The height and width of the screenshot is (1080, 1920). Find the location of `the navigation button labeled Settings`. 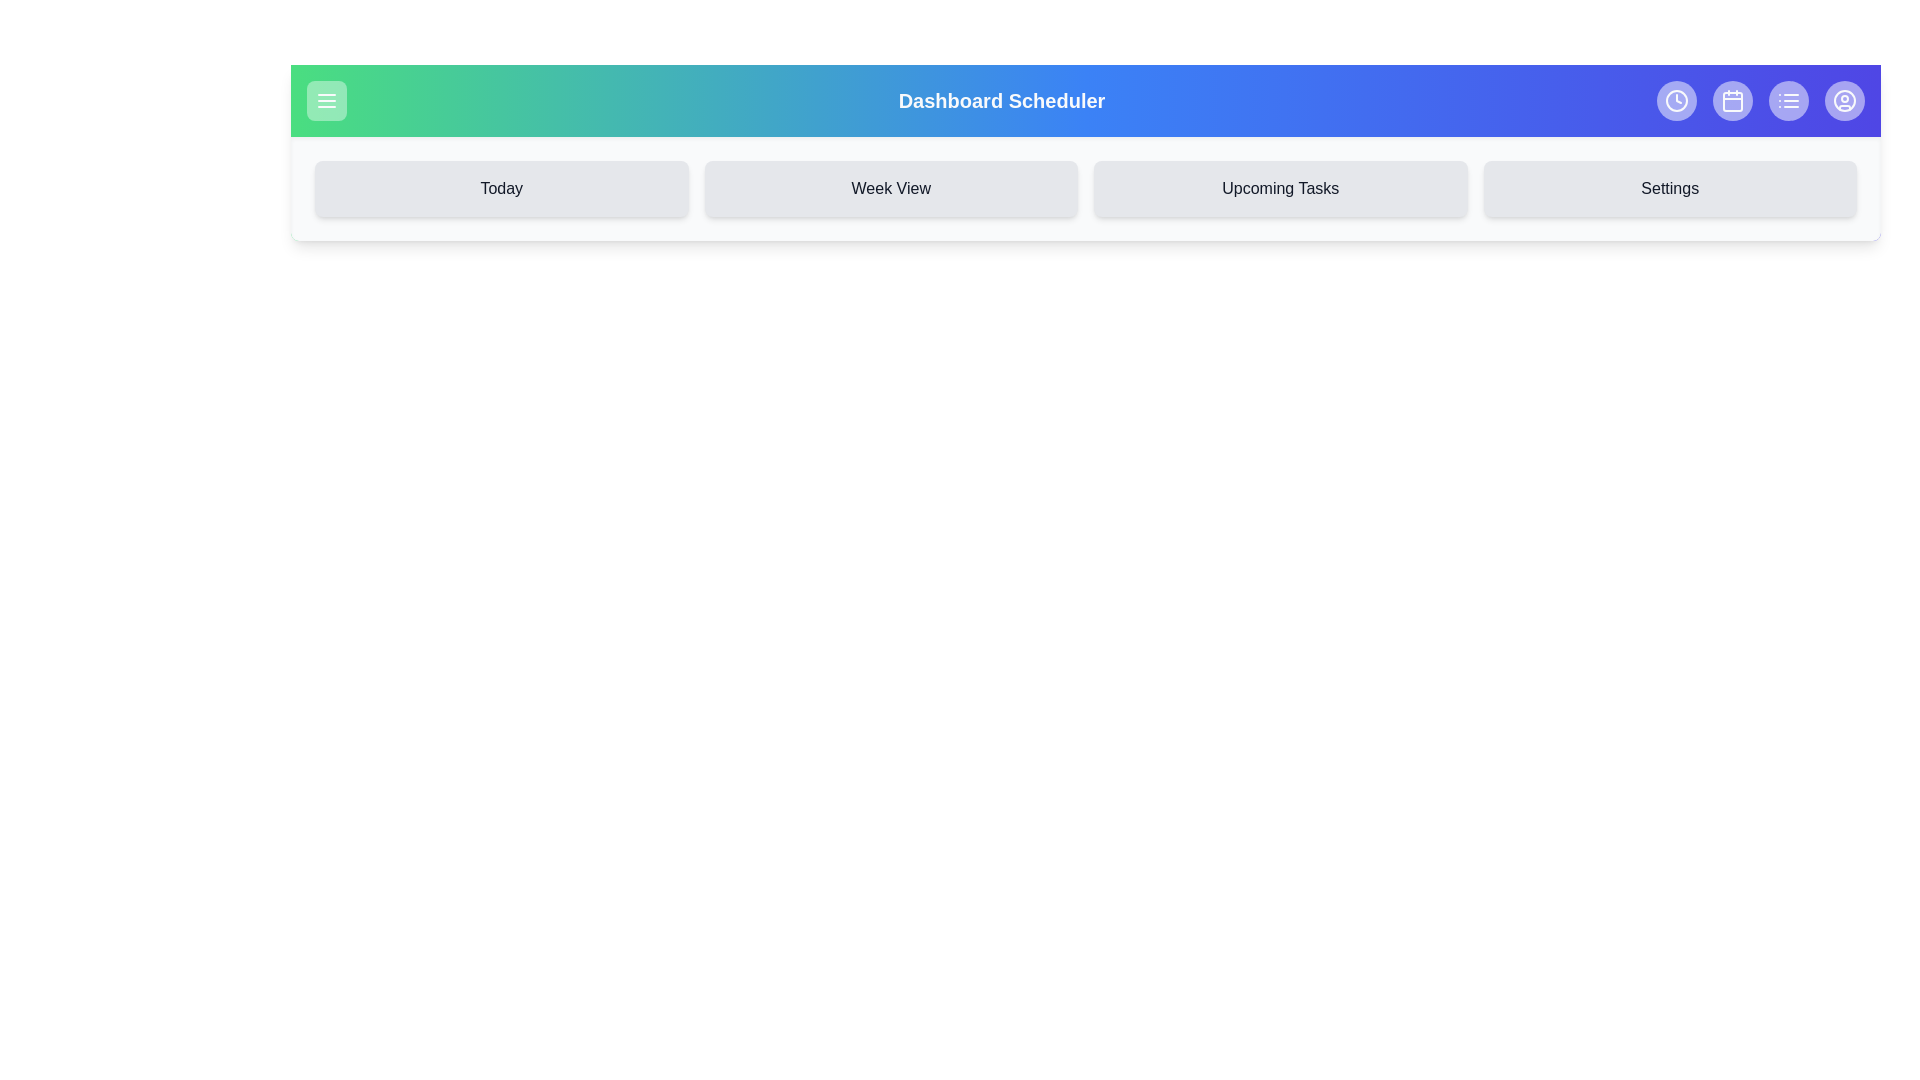

the navigation button labeled Settings is located at coordinates (1670, 189).